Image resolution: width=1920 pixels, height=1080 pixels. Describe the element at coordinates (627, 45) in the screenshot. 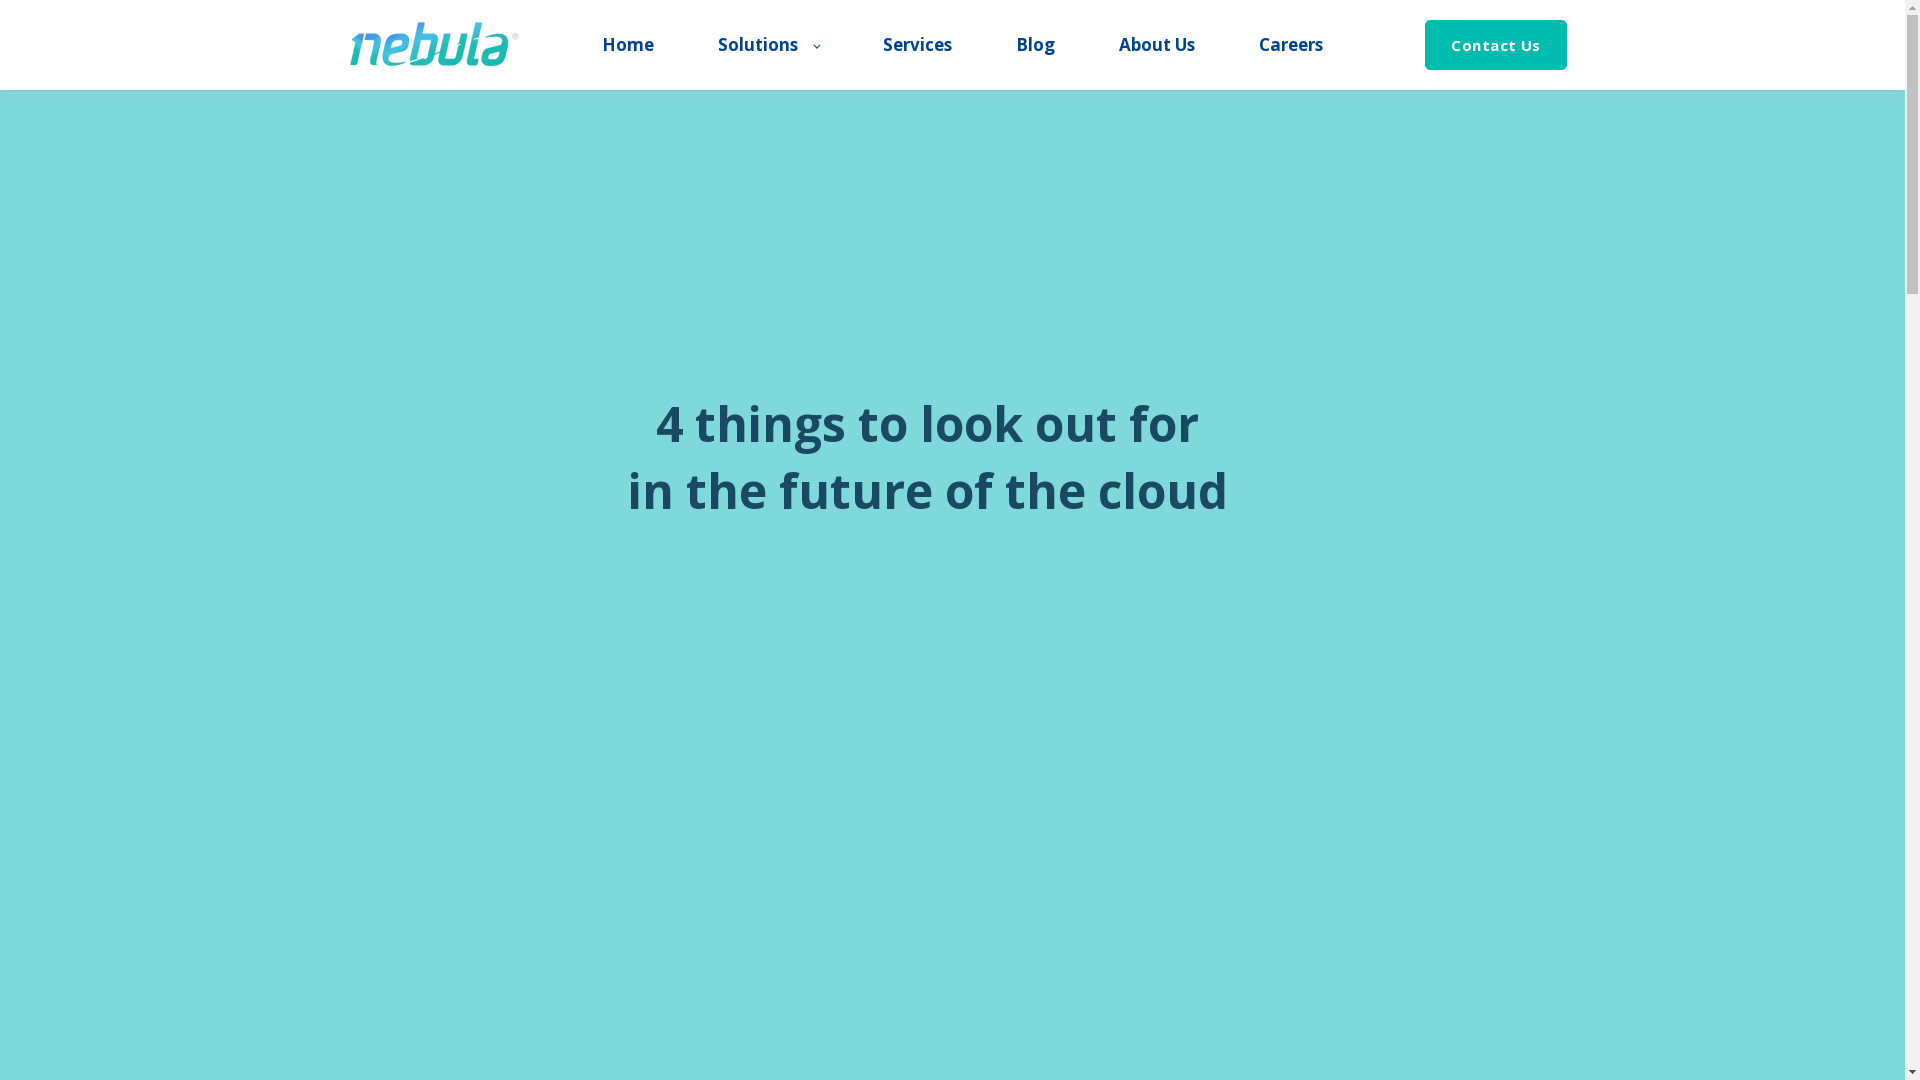

I see `'Home'` at that location.